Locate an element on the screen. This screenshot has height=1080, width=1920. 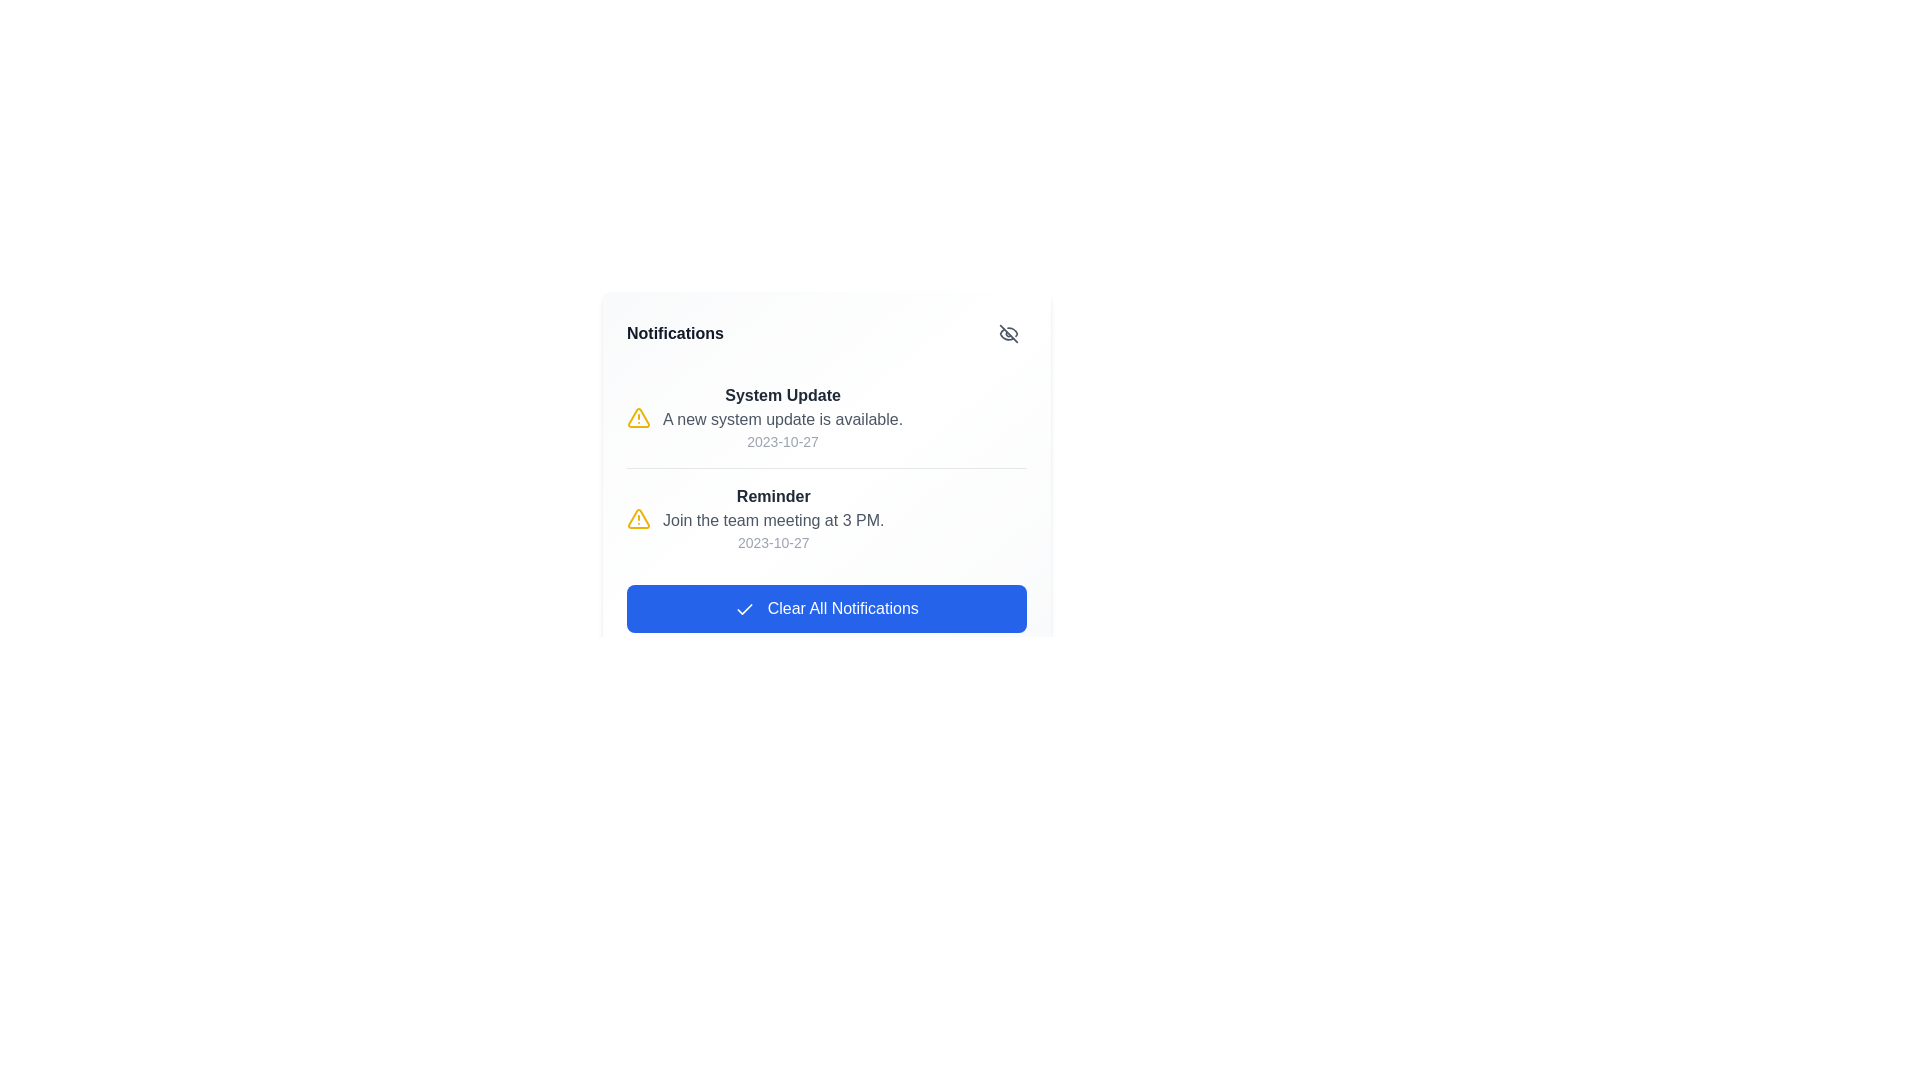
the Alert or Warning Symbol, which is a yellow triangle with a black outline and an exclamation mark, located at the start of the second notification row before the text 'Reminder: Join the team meeting at 3 PM.' is located at coordinates (637, 518).